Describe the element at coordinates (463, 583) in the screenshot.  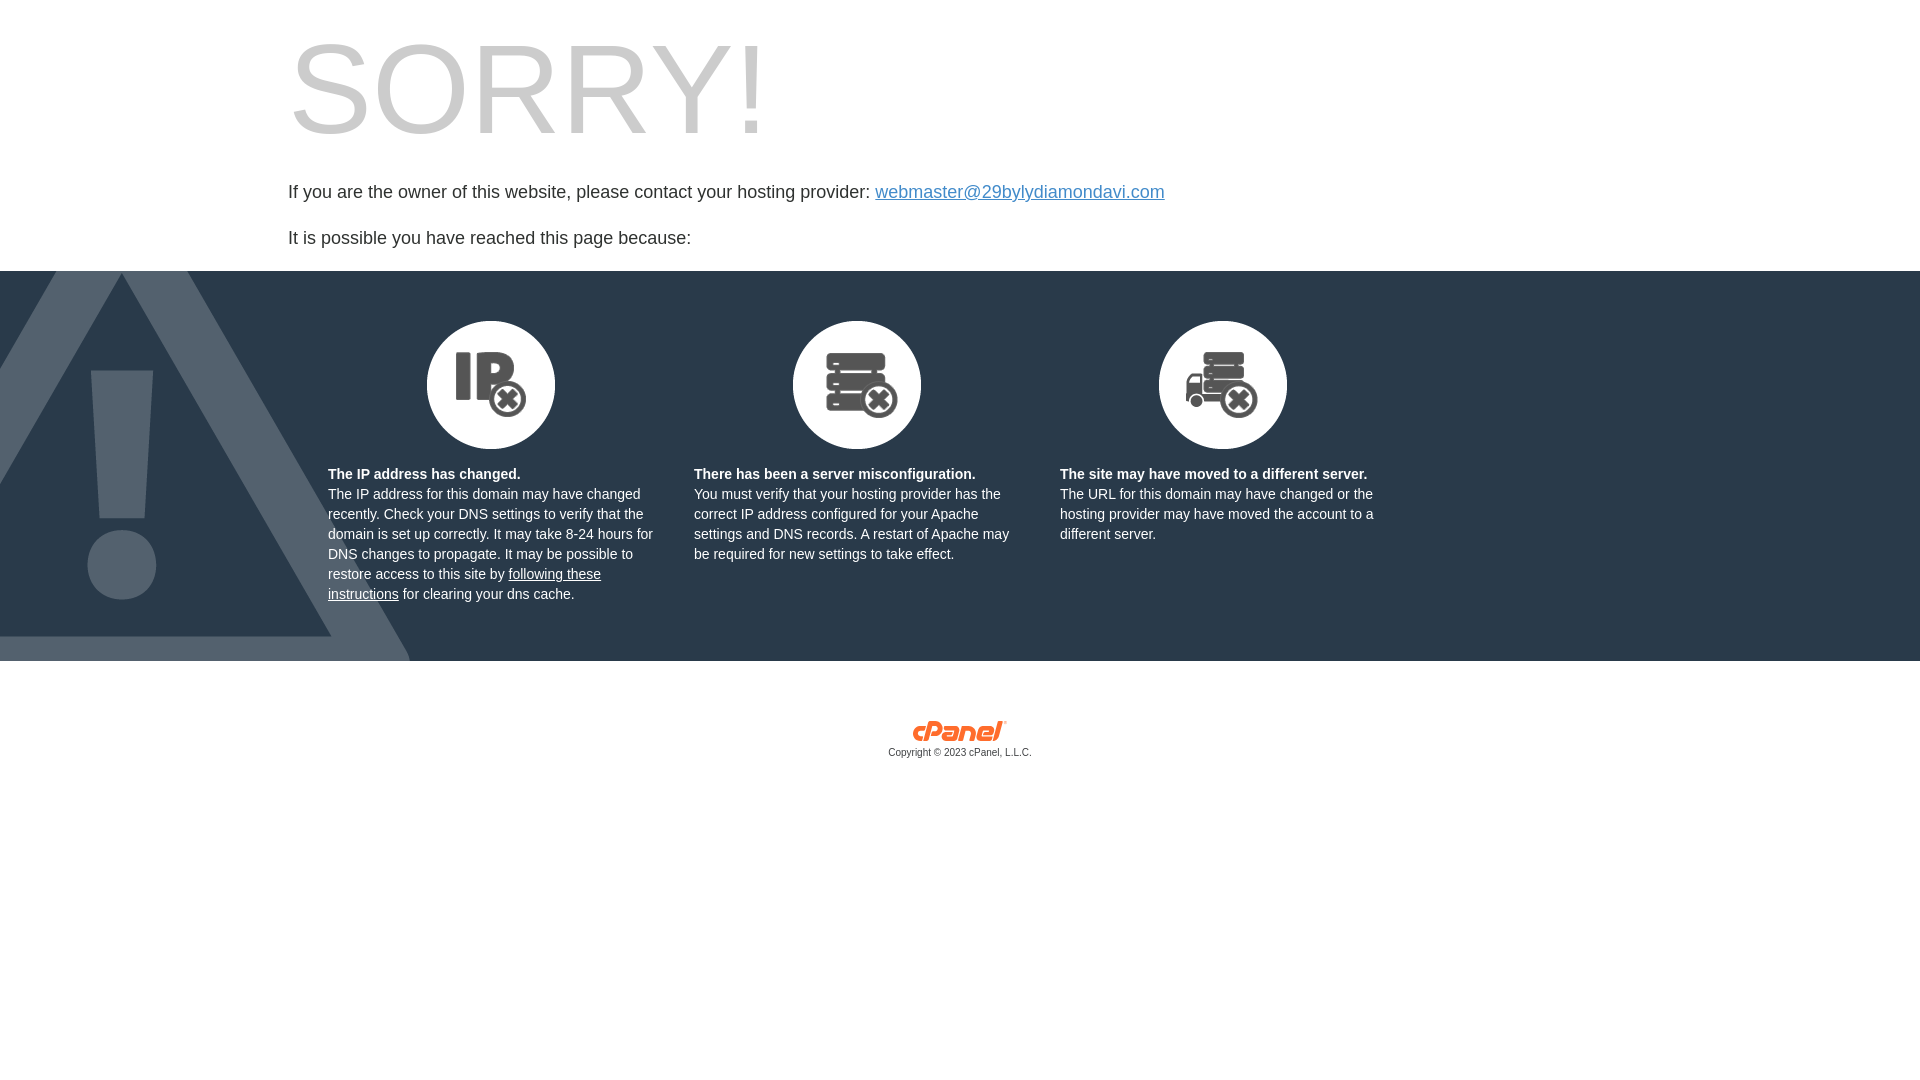
I see `'following these instructions'` at that location.